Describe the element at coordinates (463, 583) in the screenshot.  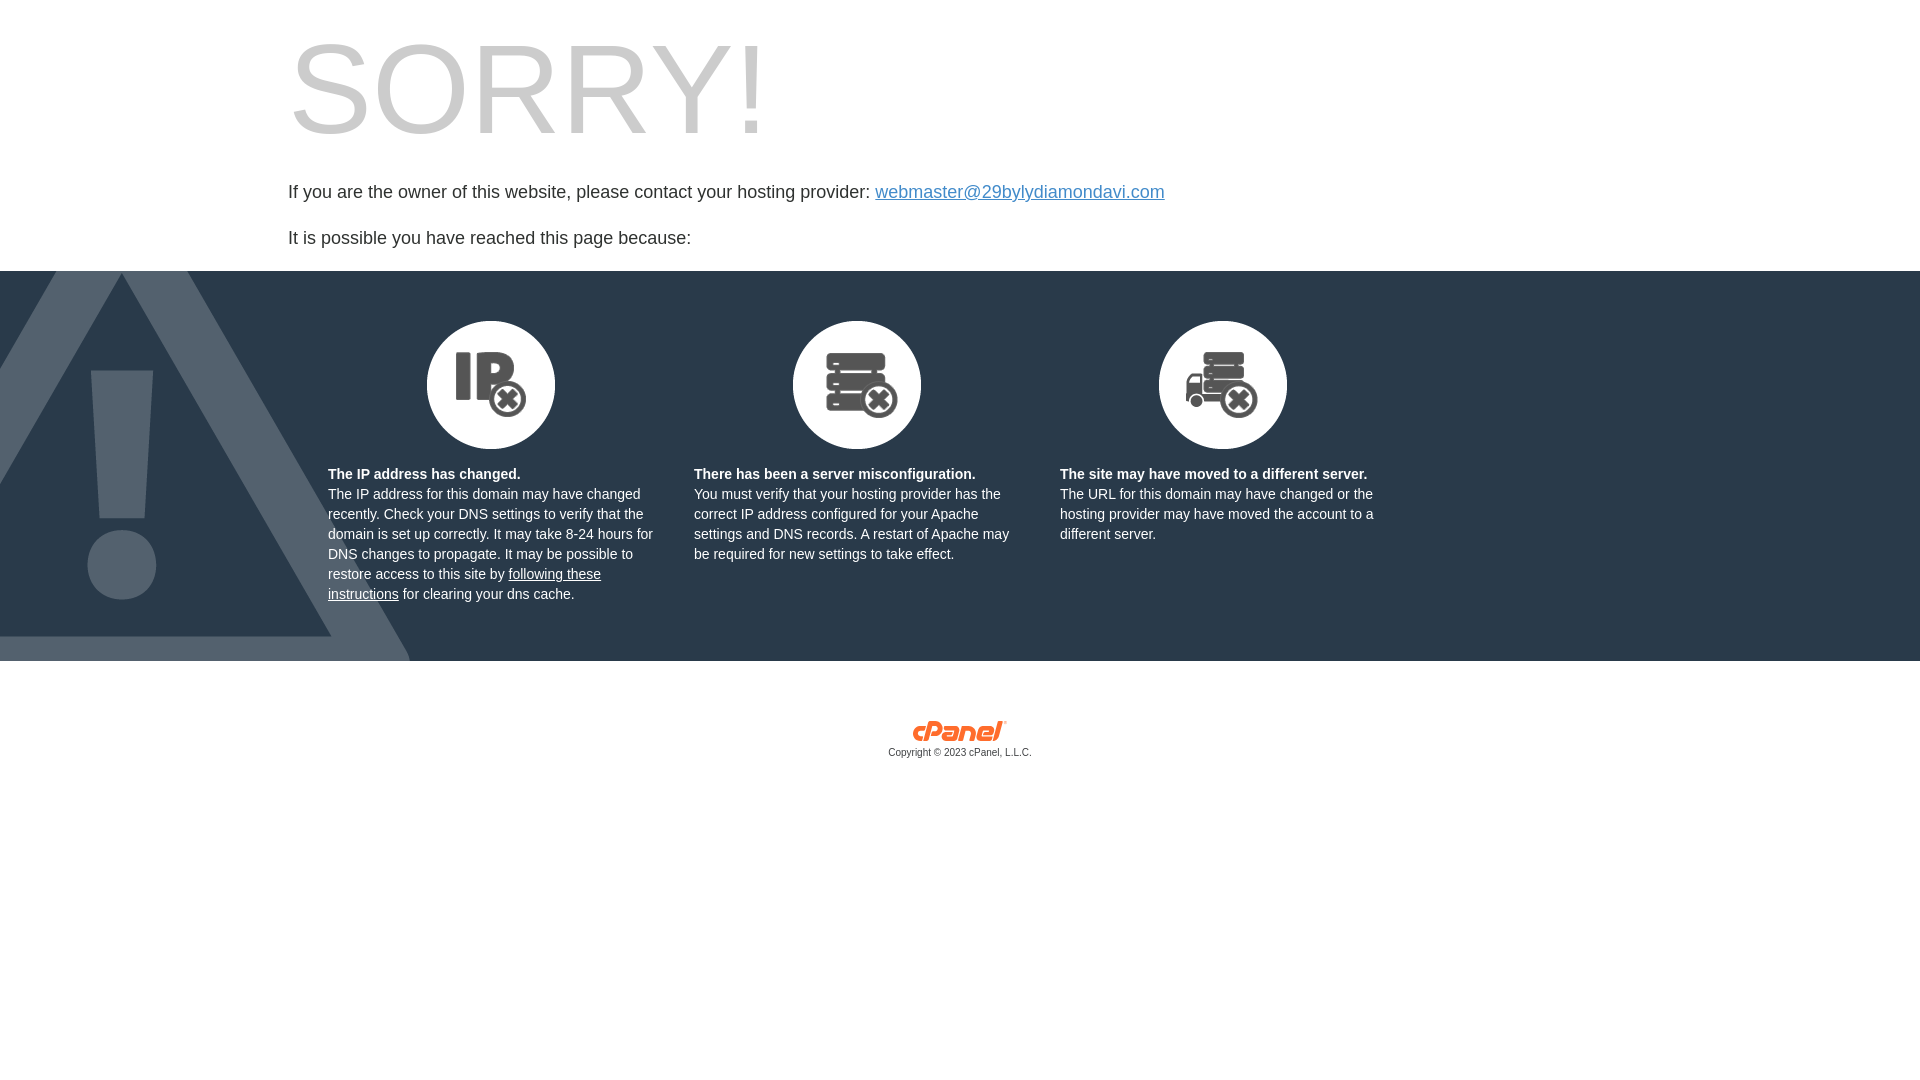
I see `'following these instructions'` at that location.